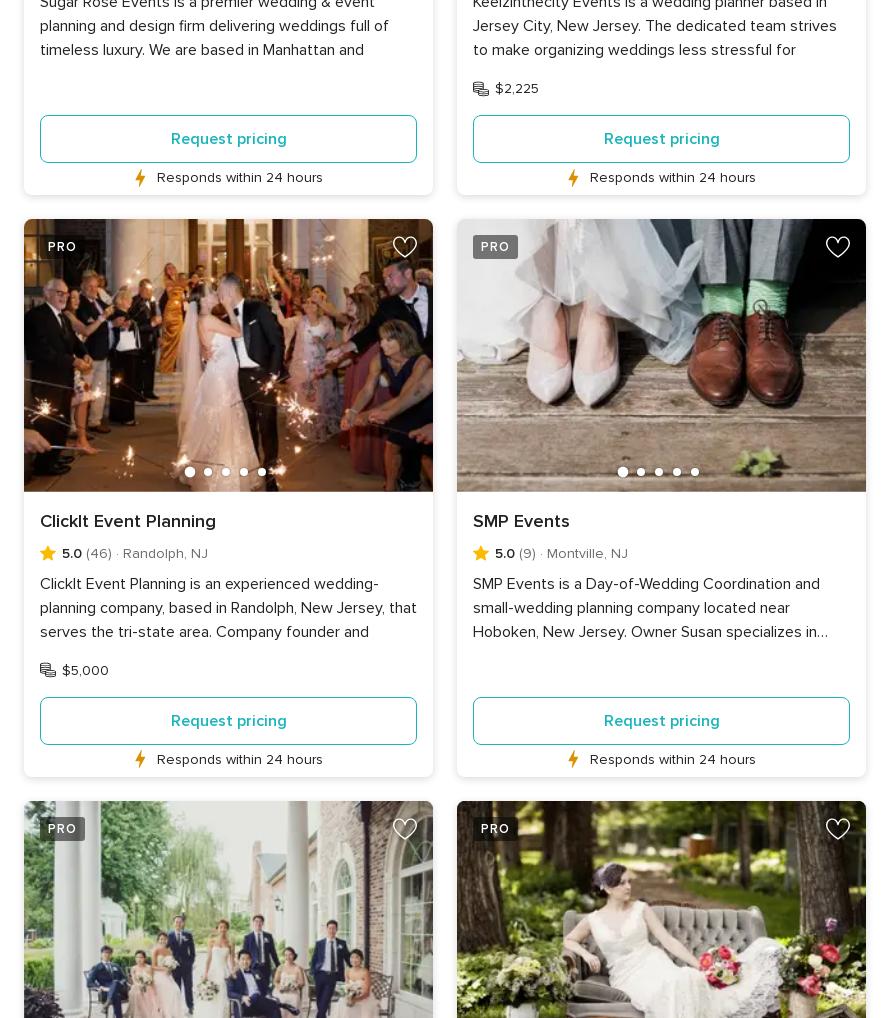 This screenshot has width=890, height=1018. I want to click on '$2,225', so click(516, 88).